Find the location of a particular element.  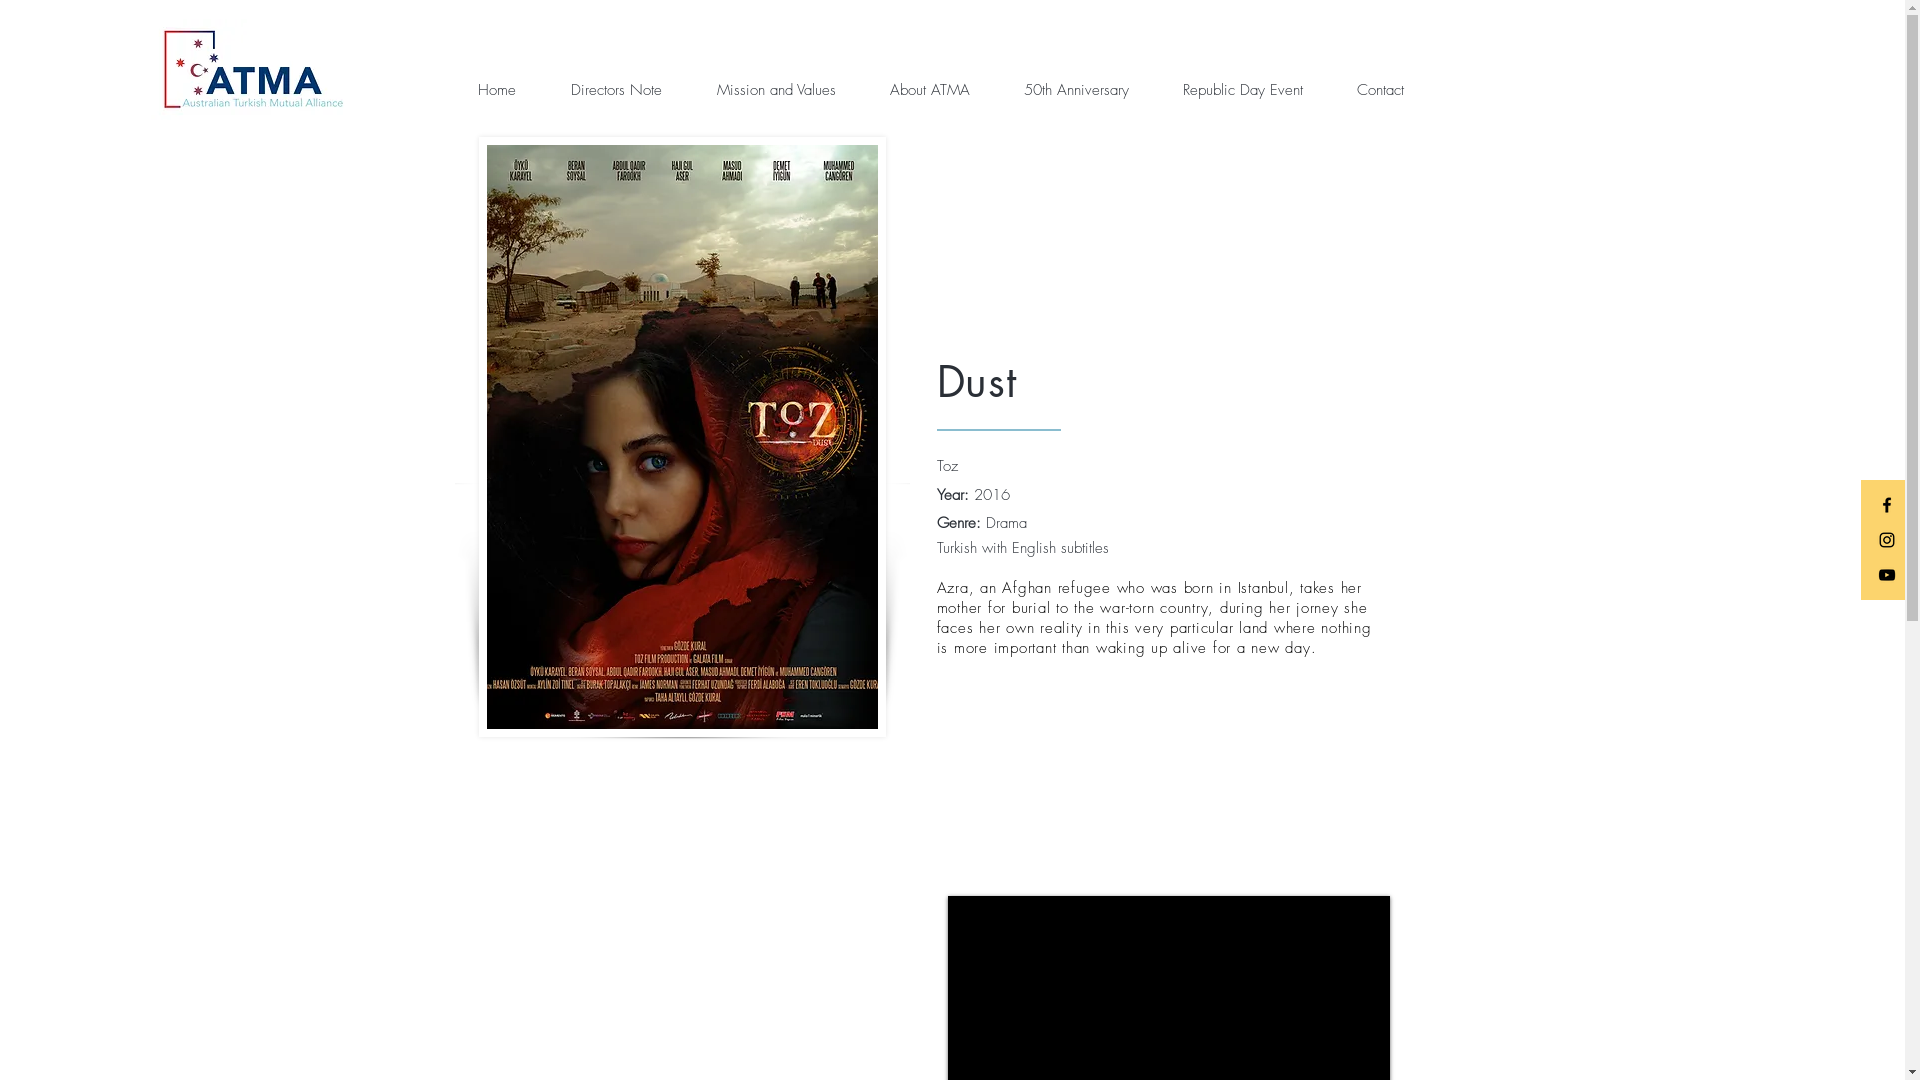

'Republic Day Event' is located at coordinates (1253, 88).